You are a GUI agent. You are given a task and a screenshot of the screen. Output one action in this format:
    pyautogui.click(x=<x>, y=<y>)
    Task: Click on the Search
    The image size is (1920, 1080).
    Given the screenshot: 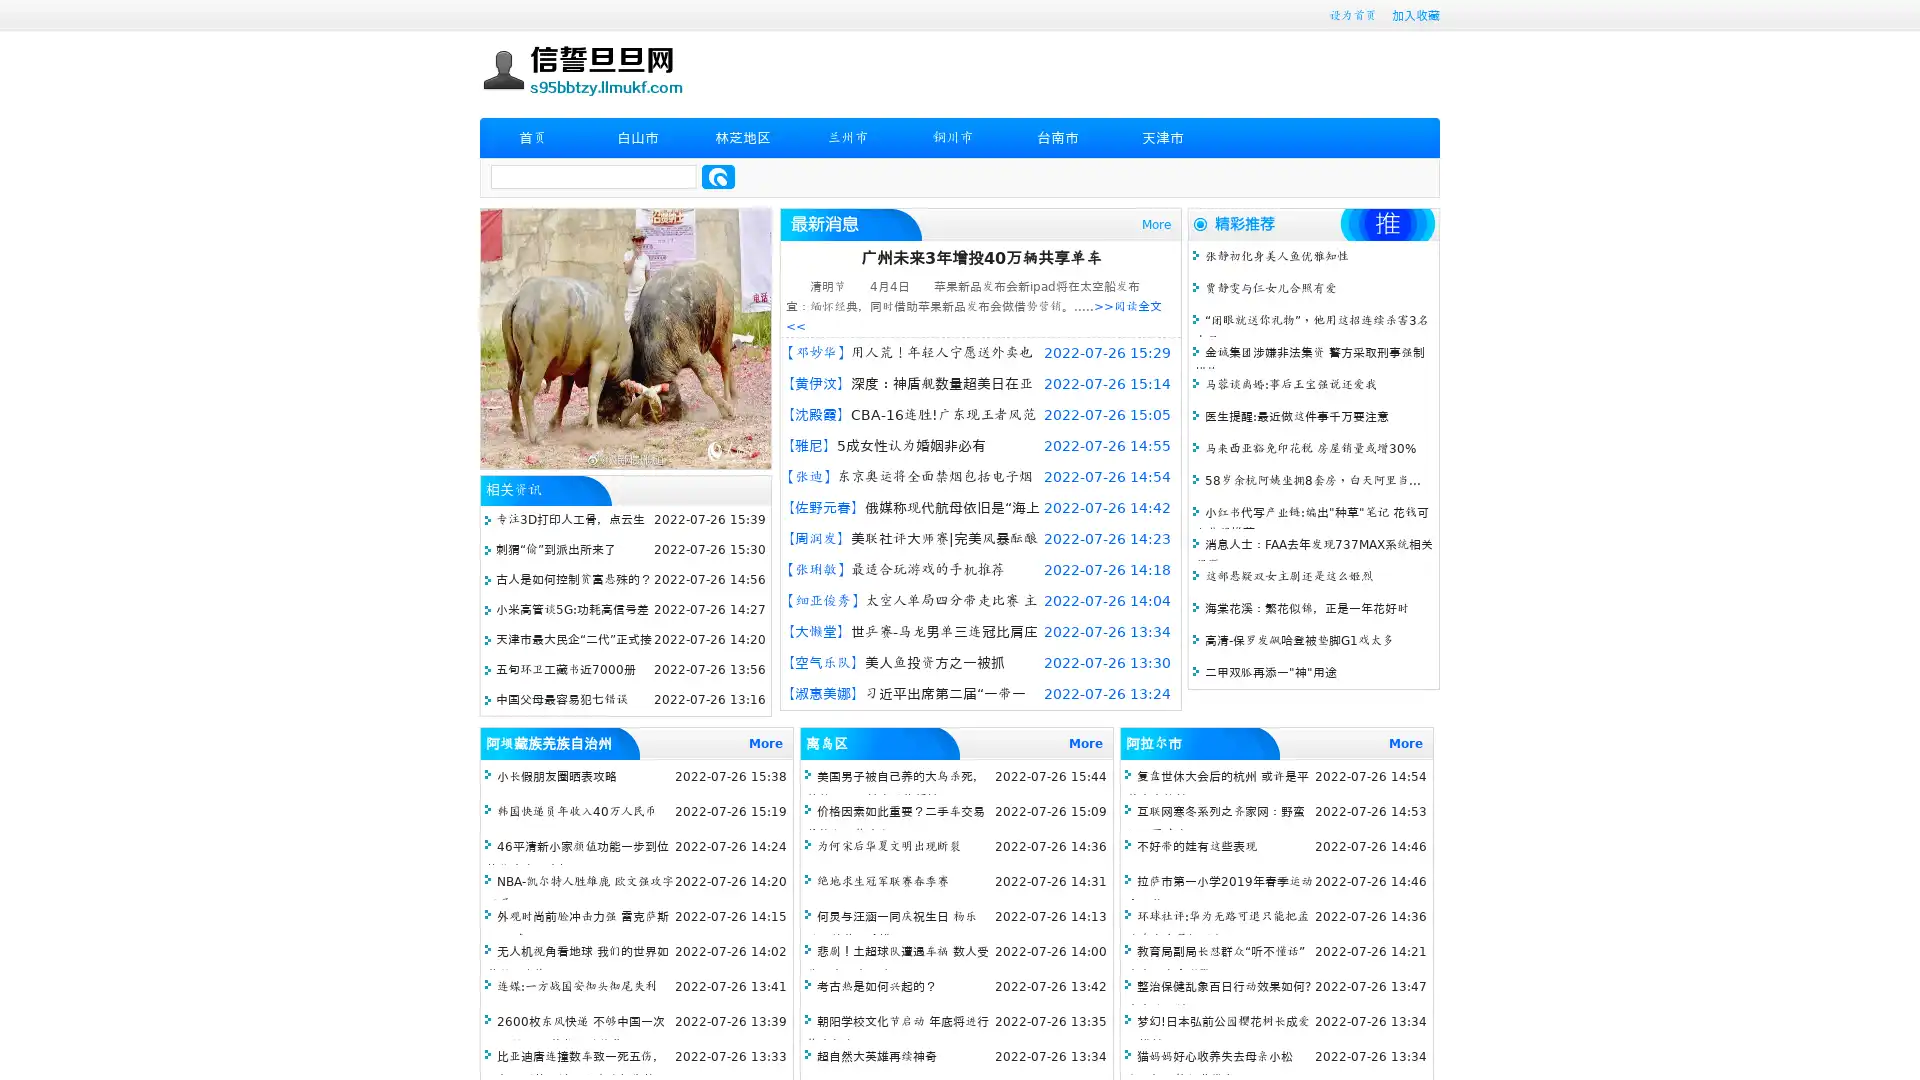 What is the action you would take?
    pyautogui.click(x=718, y=176)
    